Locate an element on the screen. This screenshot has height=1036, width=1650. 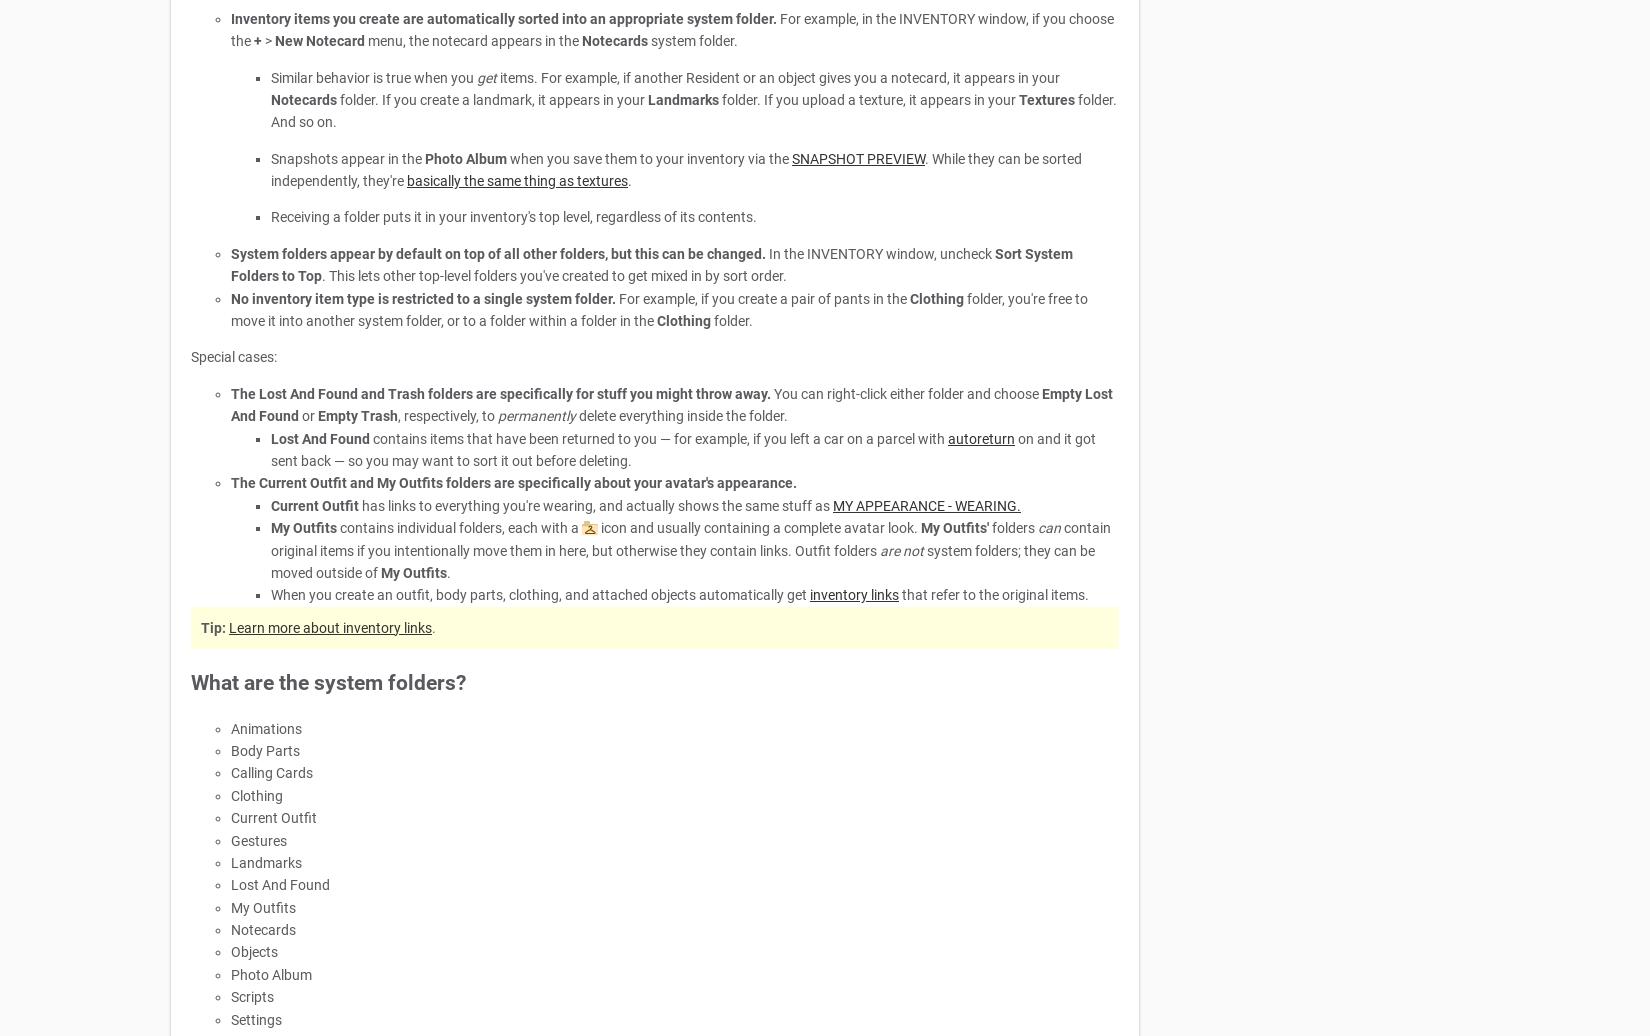
'contain original items if you intentionally move them in here, but otherwise they contain links. Outfit folders' is located at coordinates (690, 539).